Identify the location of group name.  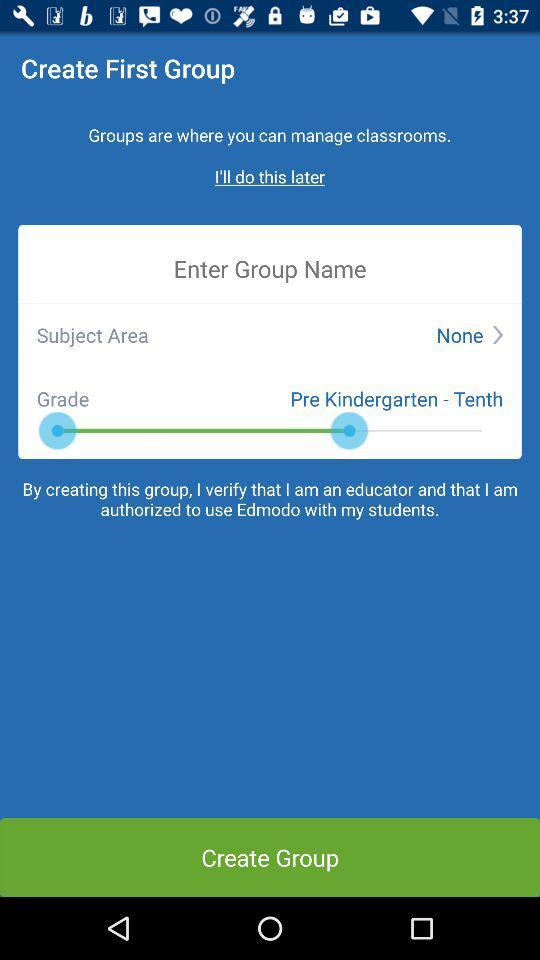
(270, 267).